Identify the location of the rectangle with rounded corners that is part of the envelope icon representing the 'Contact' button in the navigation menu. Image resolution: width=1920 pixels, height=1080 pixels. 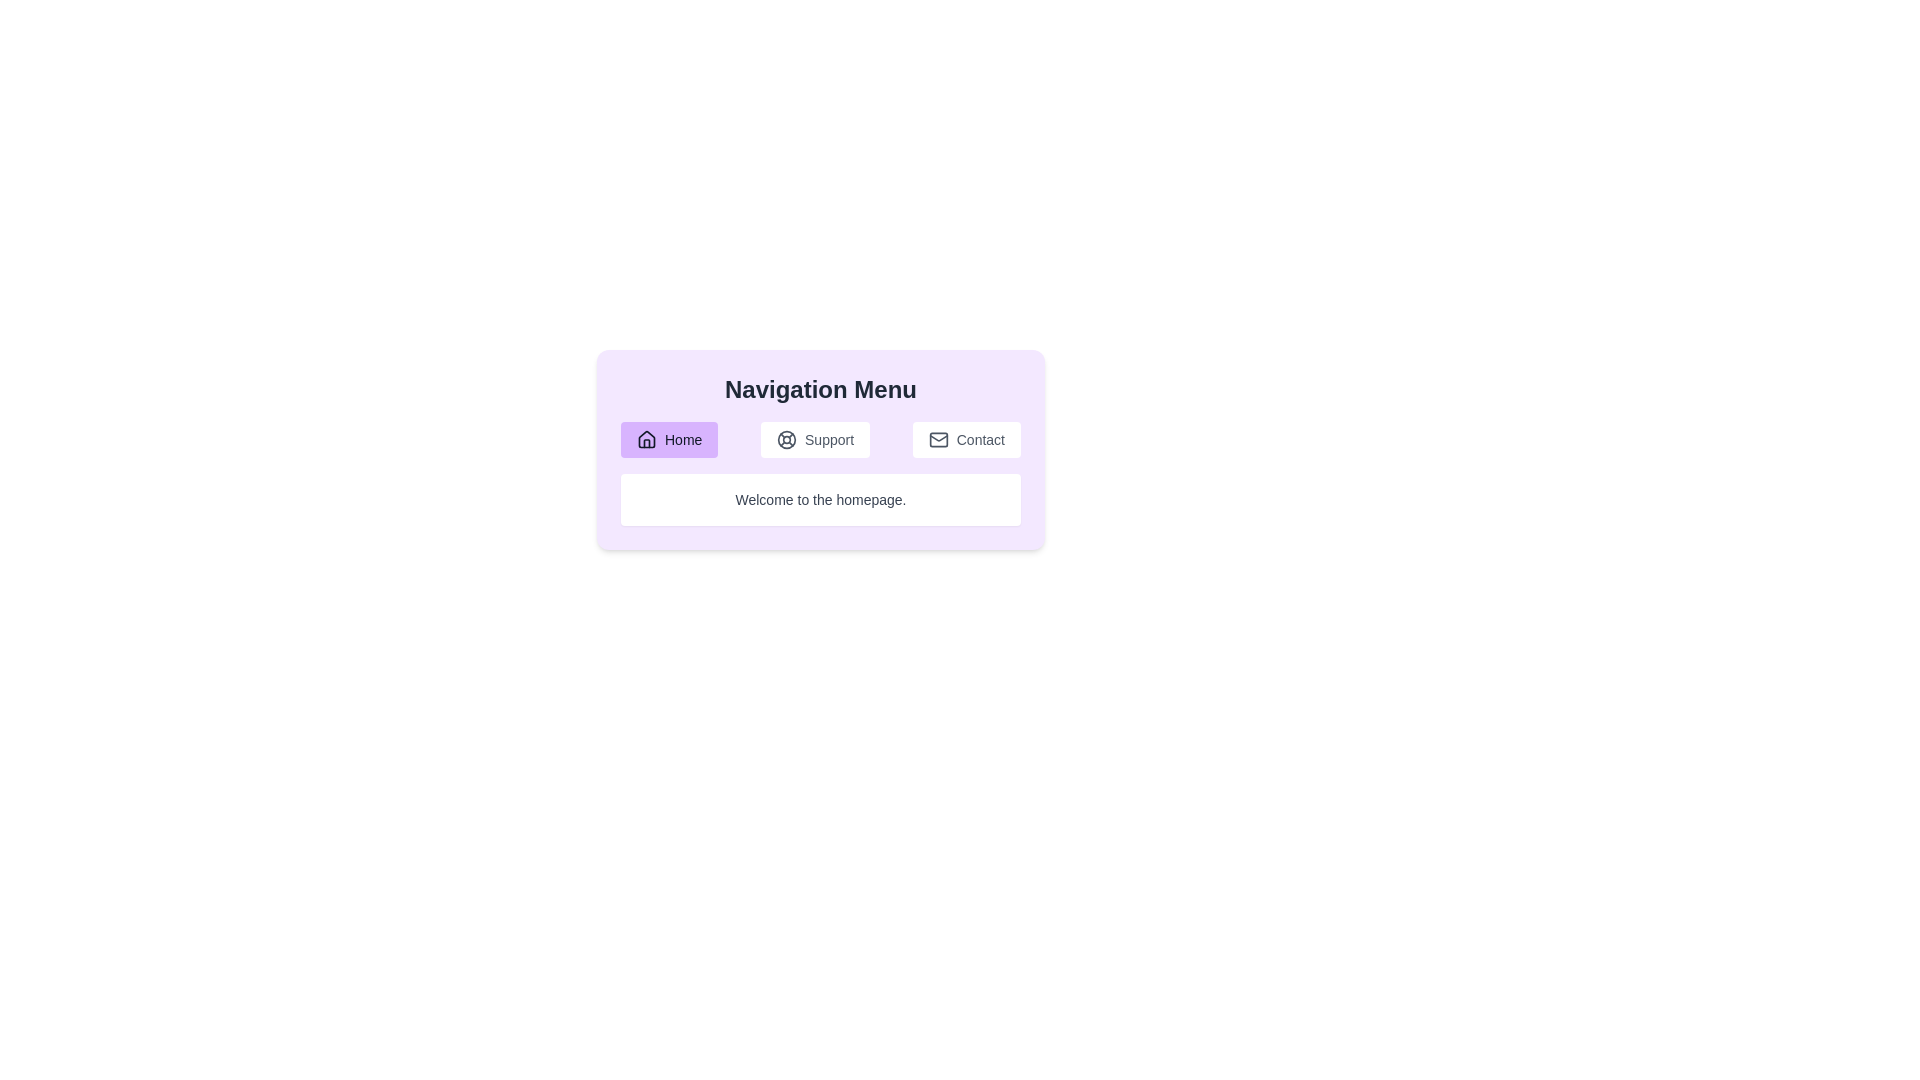
(937, 438).